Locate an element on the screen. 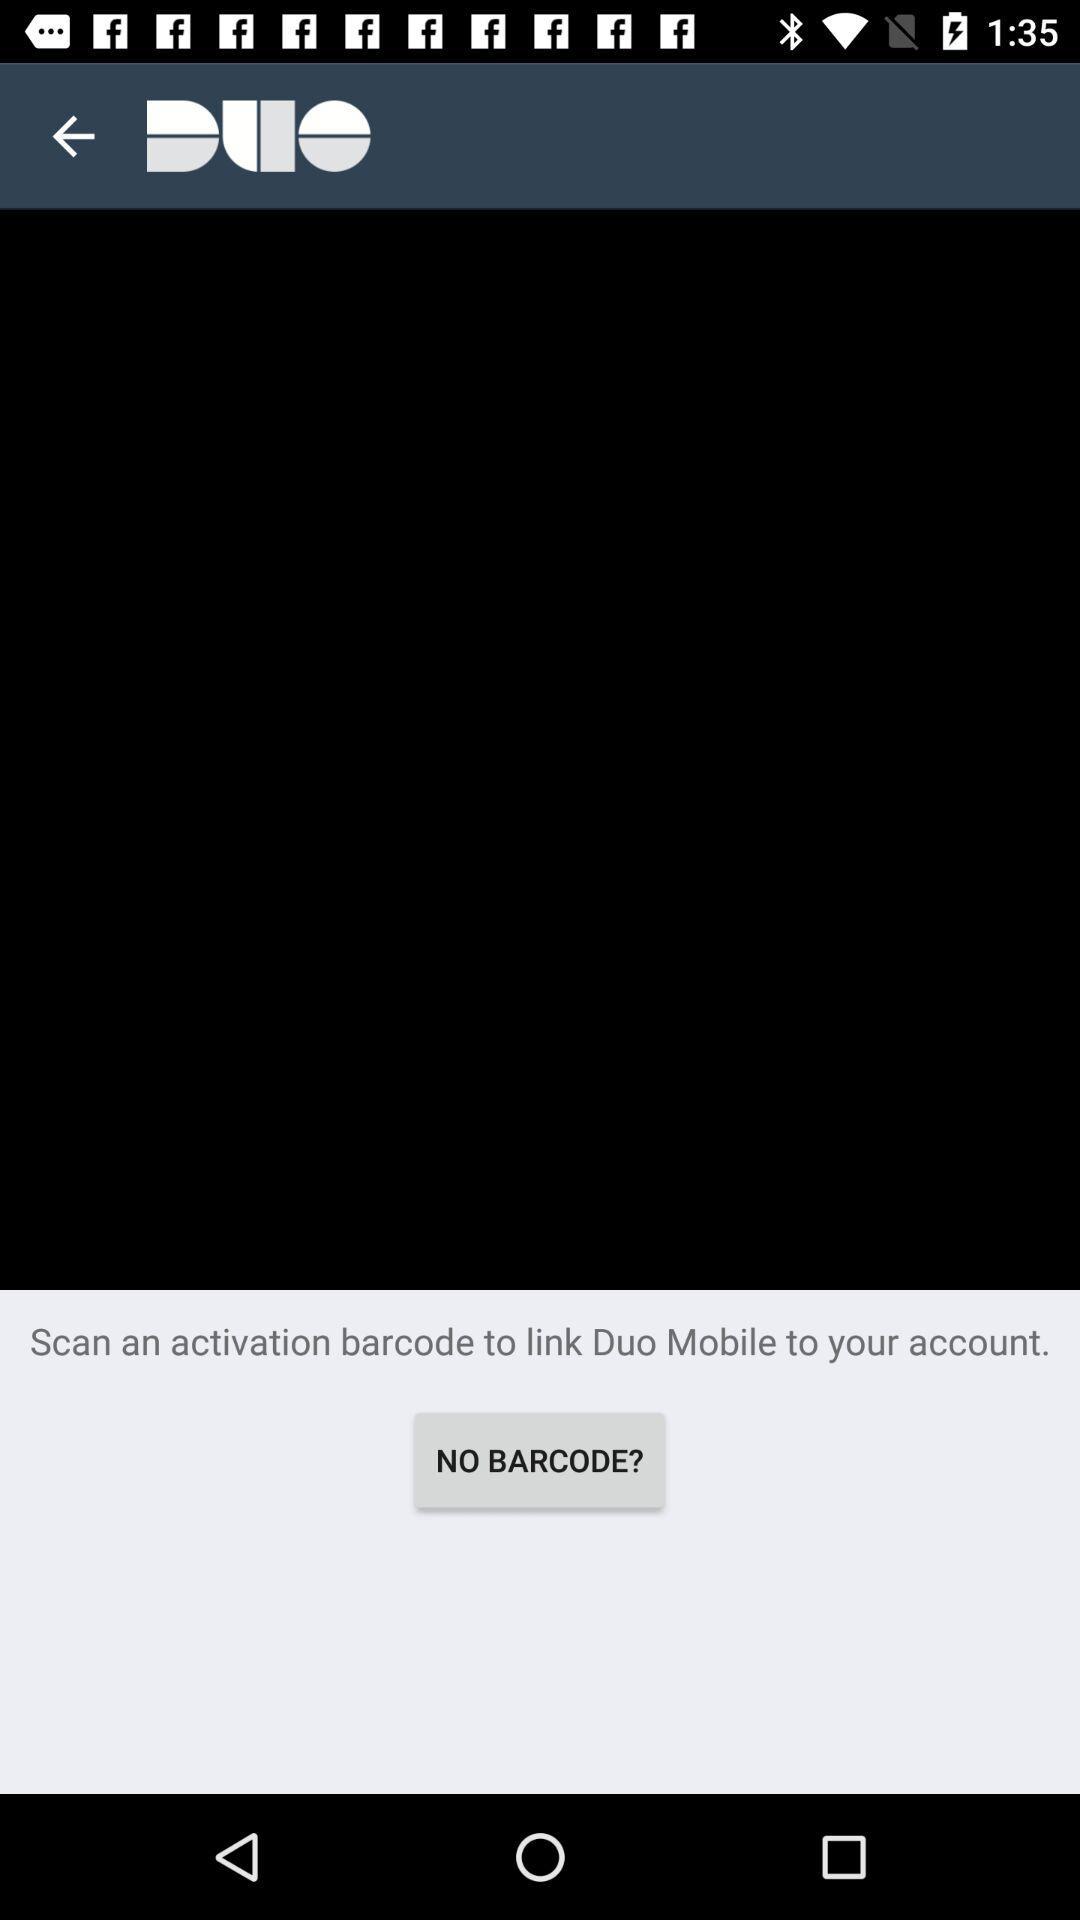 Image resolution: width=1080 pixels, height=1920 pixels. icon below the scan an activation app is located at coordinates (538, 1460).